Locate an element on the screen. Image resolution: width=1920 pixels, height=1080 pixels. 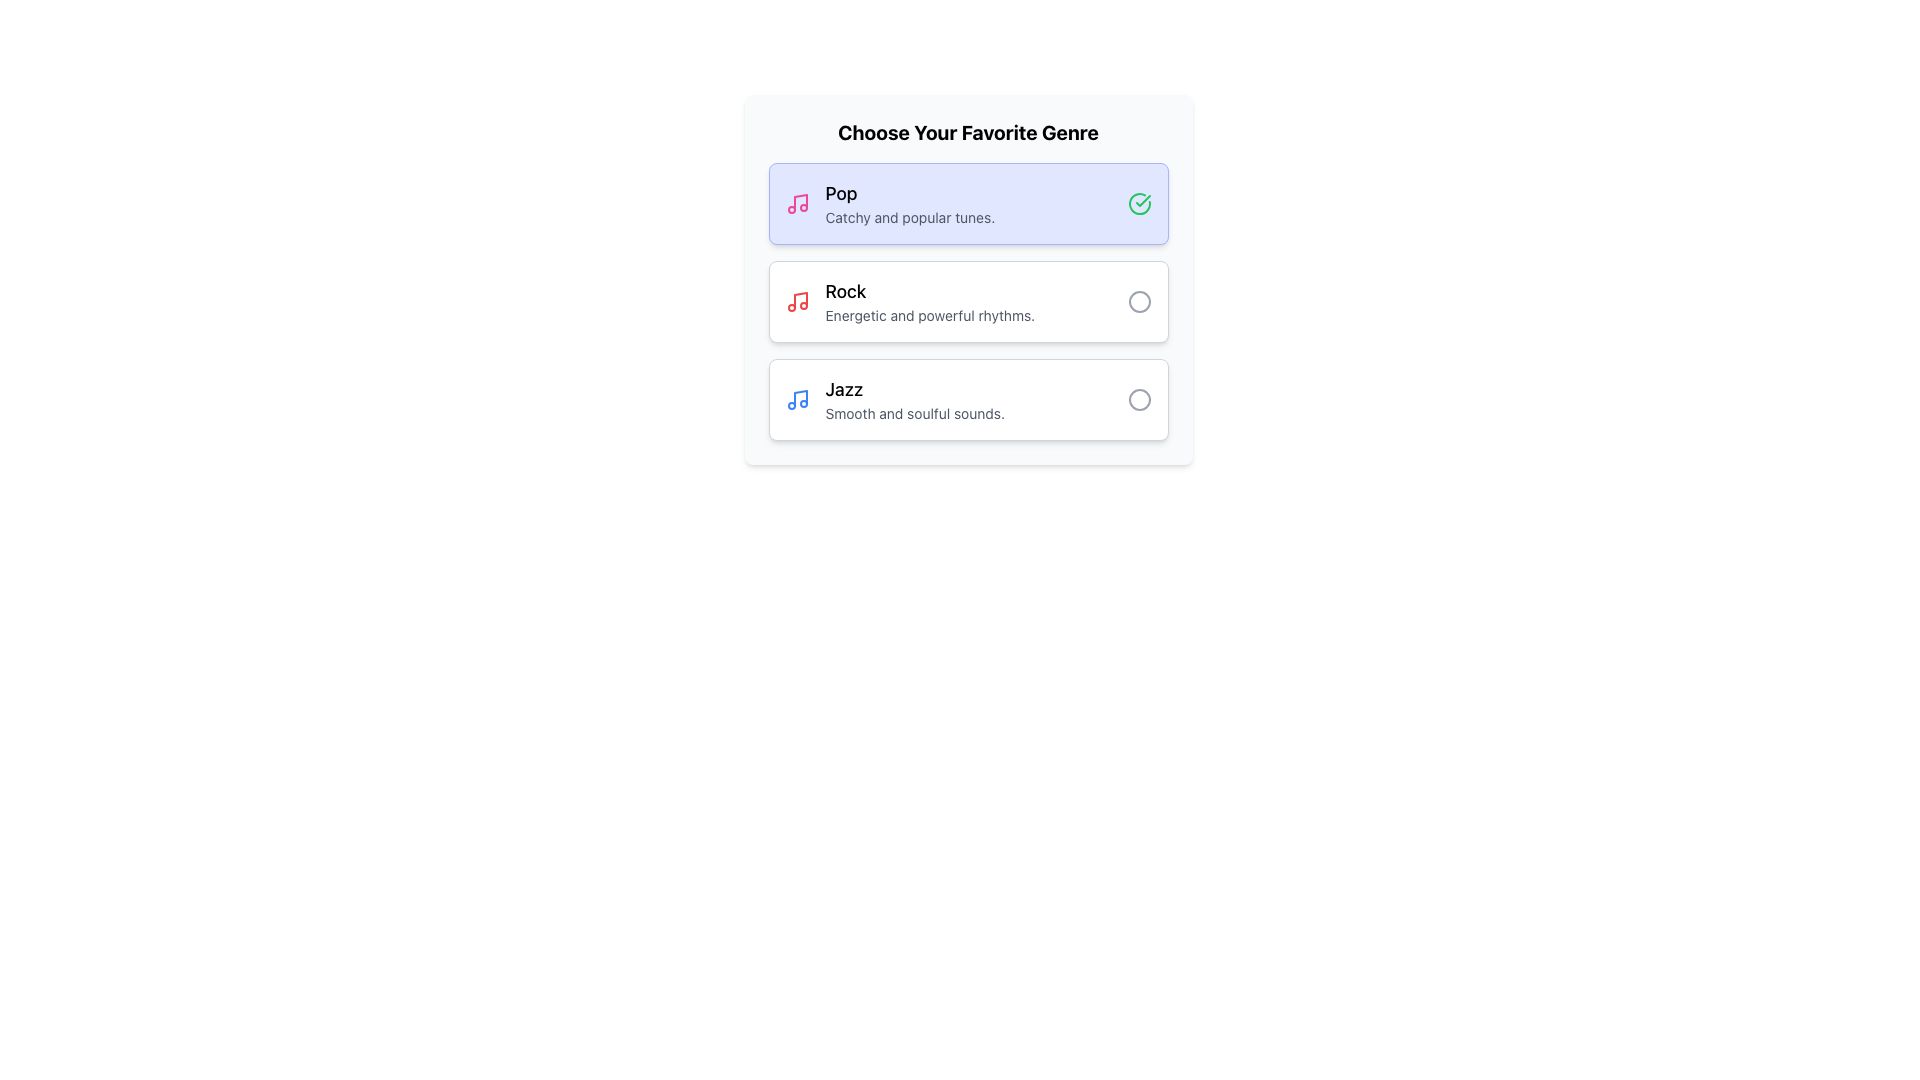
the musical note icon styled in red, which is part of the 'Rock' selection option, located next to the text 'Rock.' is located at coordinates (800, 300).